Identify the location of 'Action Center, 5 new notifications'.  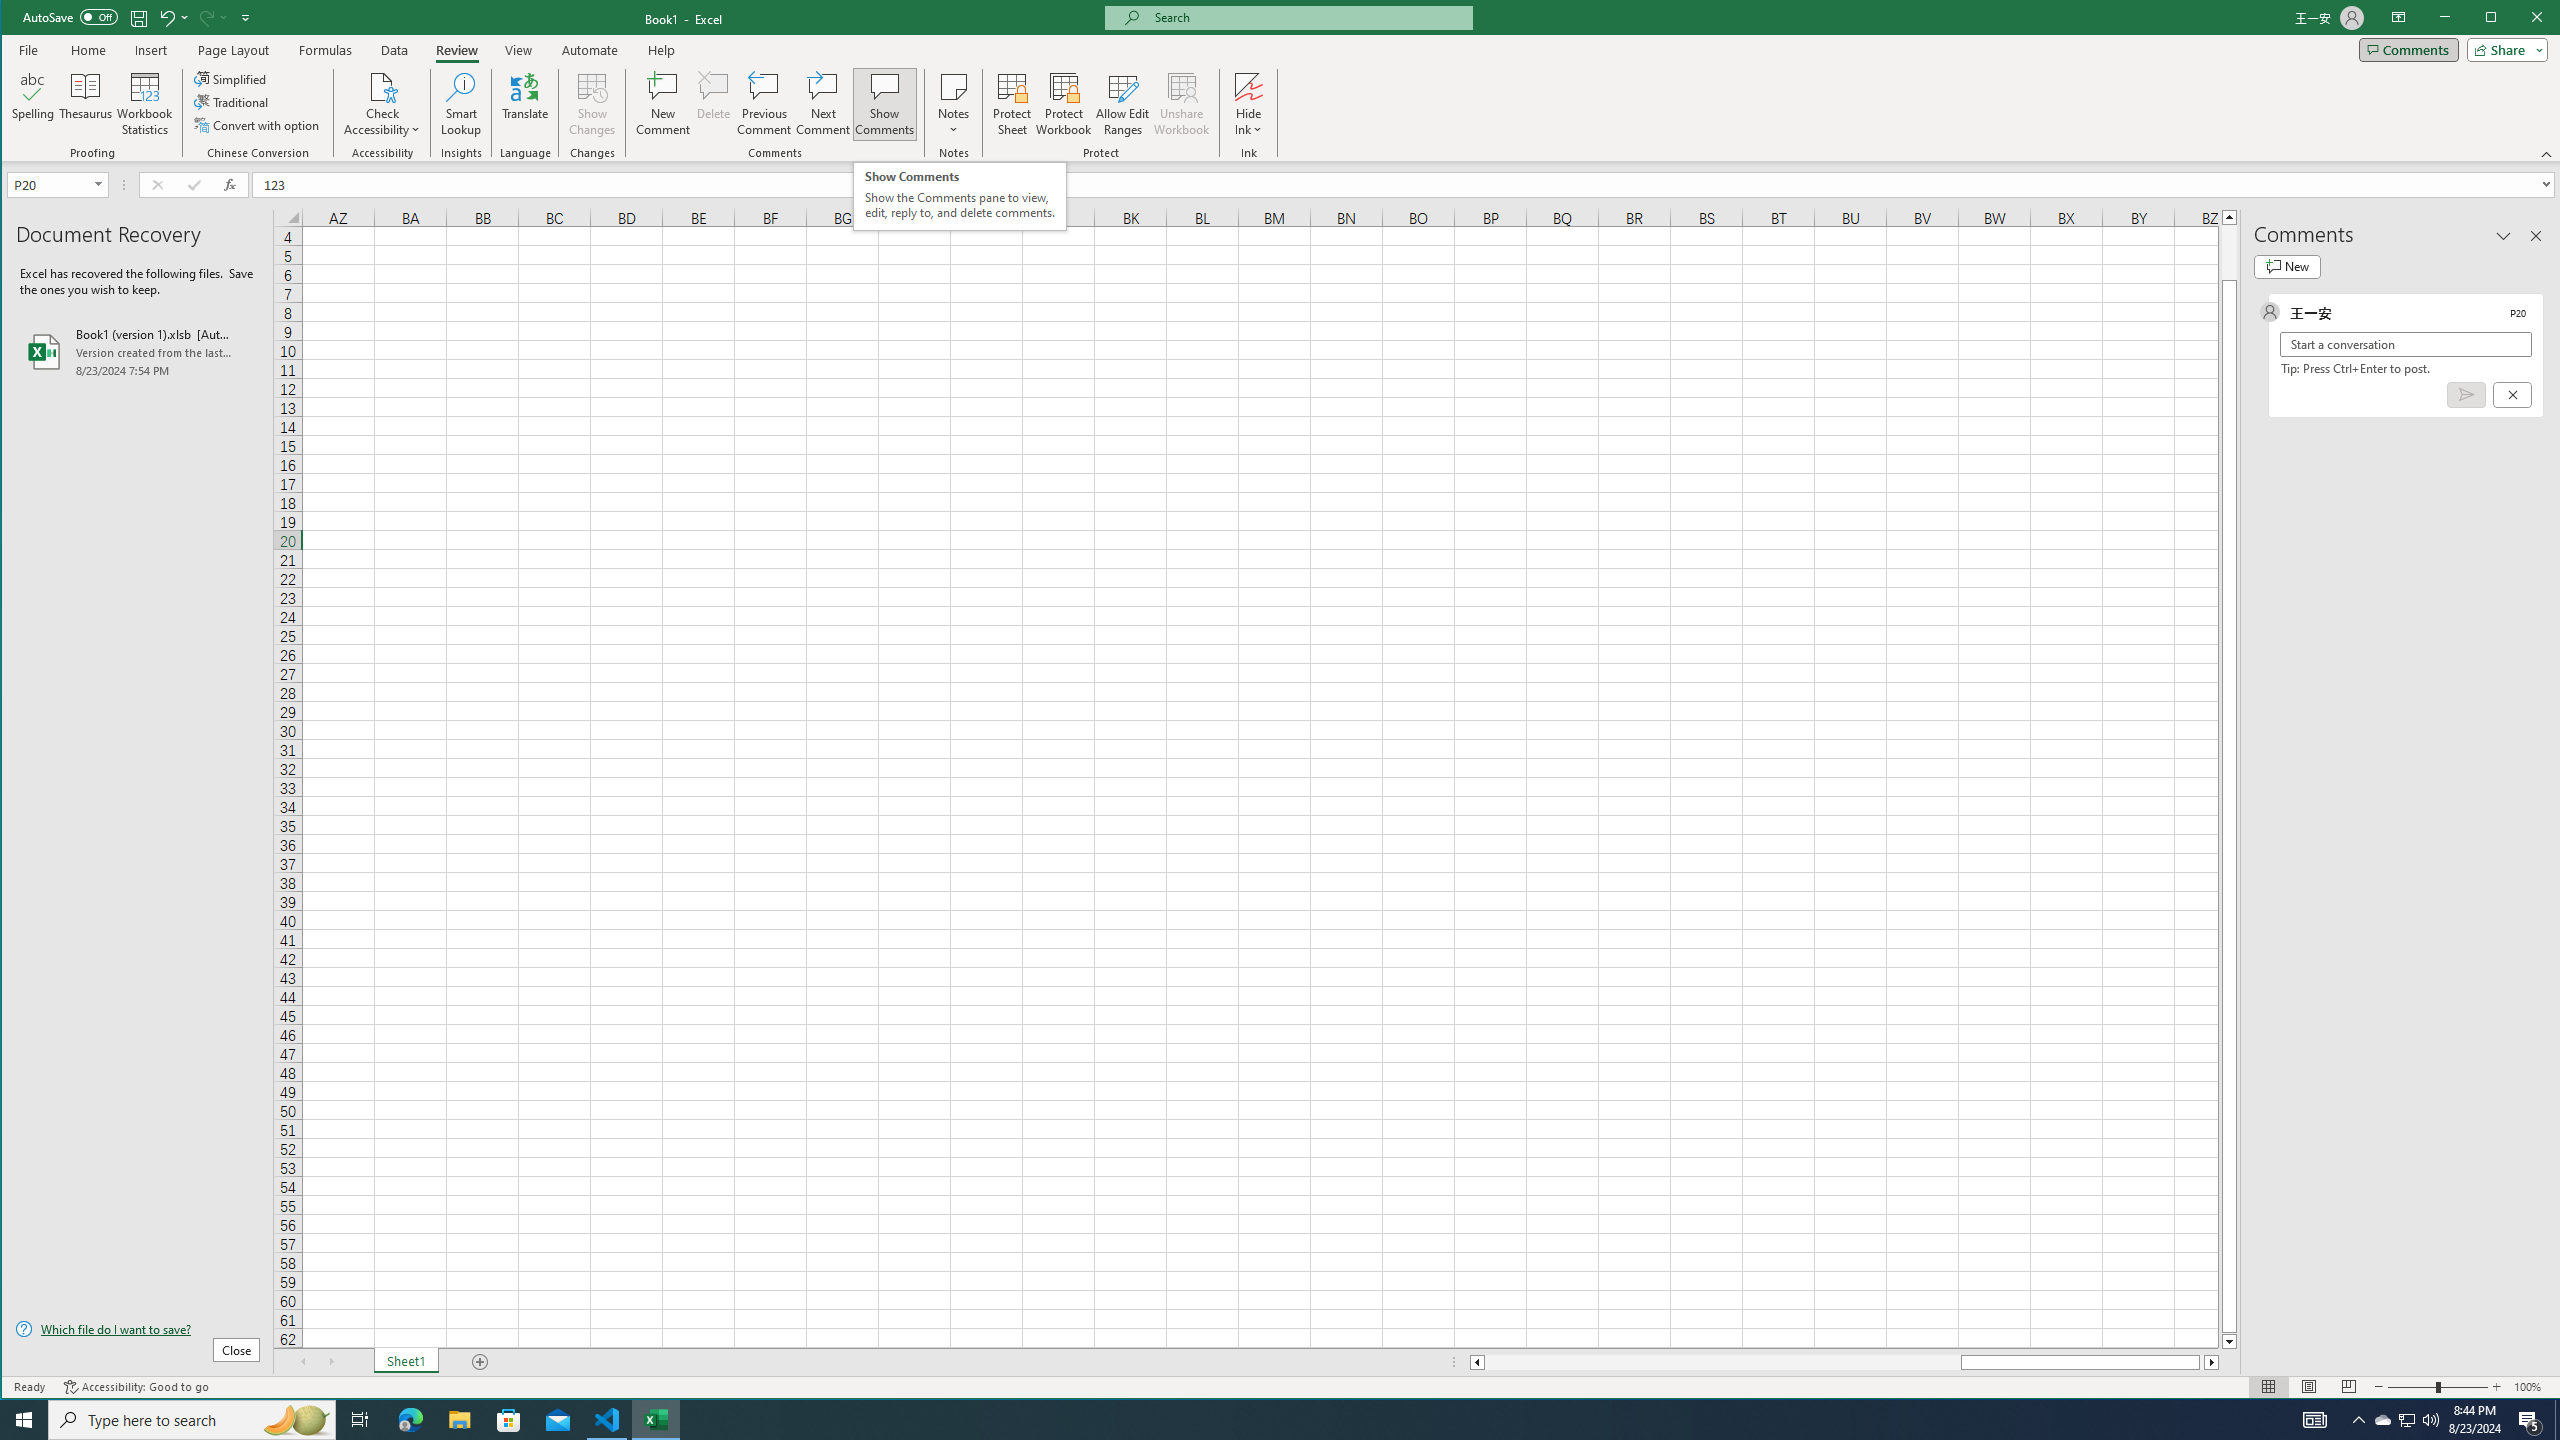
(2530, 1418).